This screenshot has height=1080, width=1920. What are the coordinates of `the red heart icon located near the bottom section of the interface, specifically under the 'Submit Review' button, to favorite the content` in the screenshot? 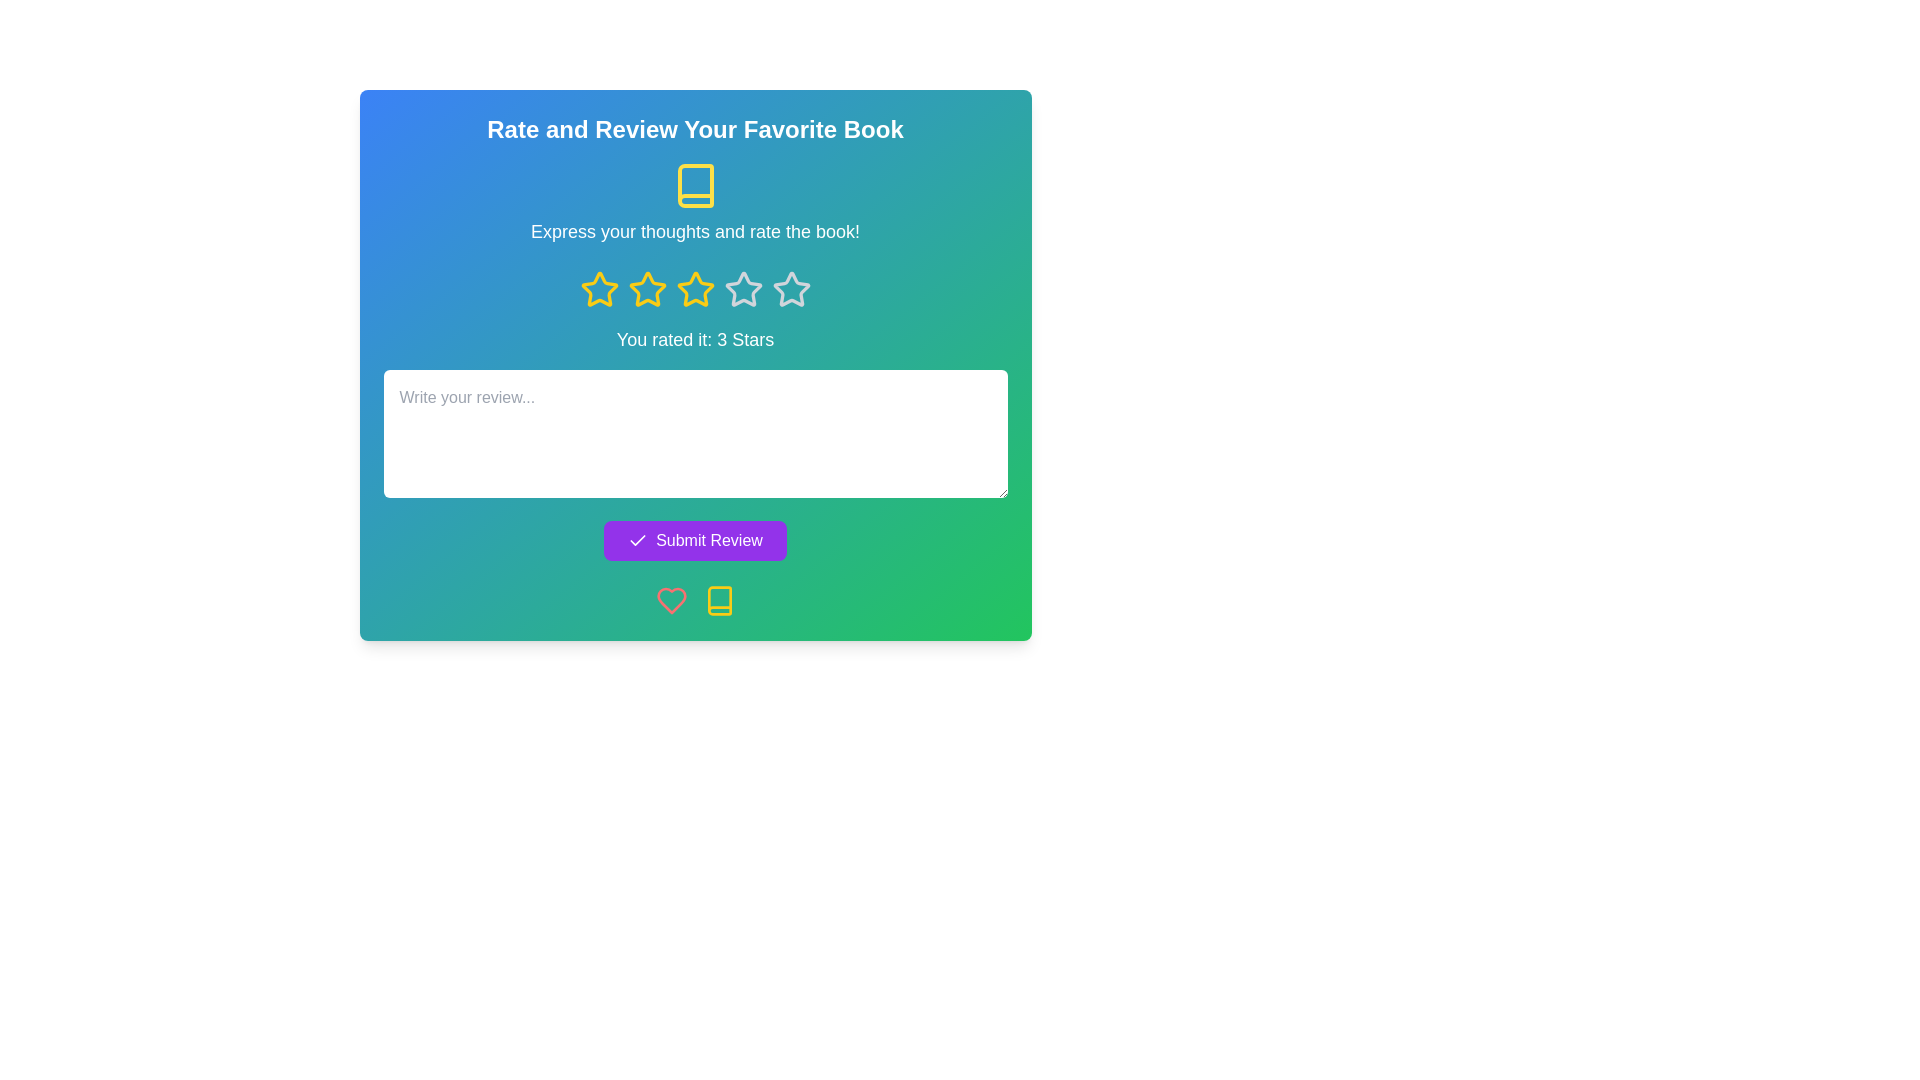 It's located at (671, 600).